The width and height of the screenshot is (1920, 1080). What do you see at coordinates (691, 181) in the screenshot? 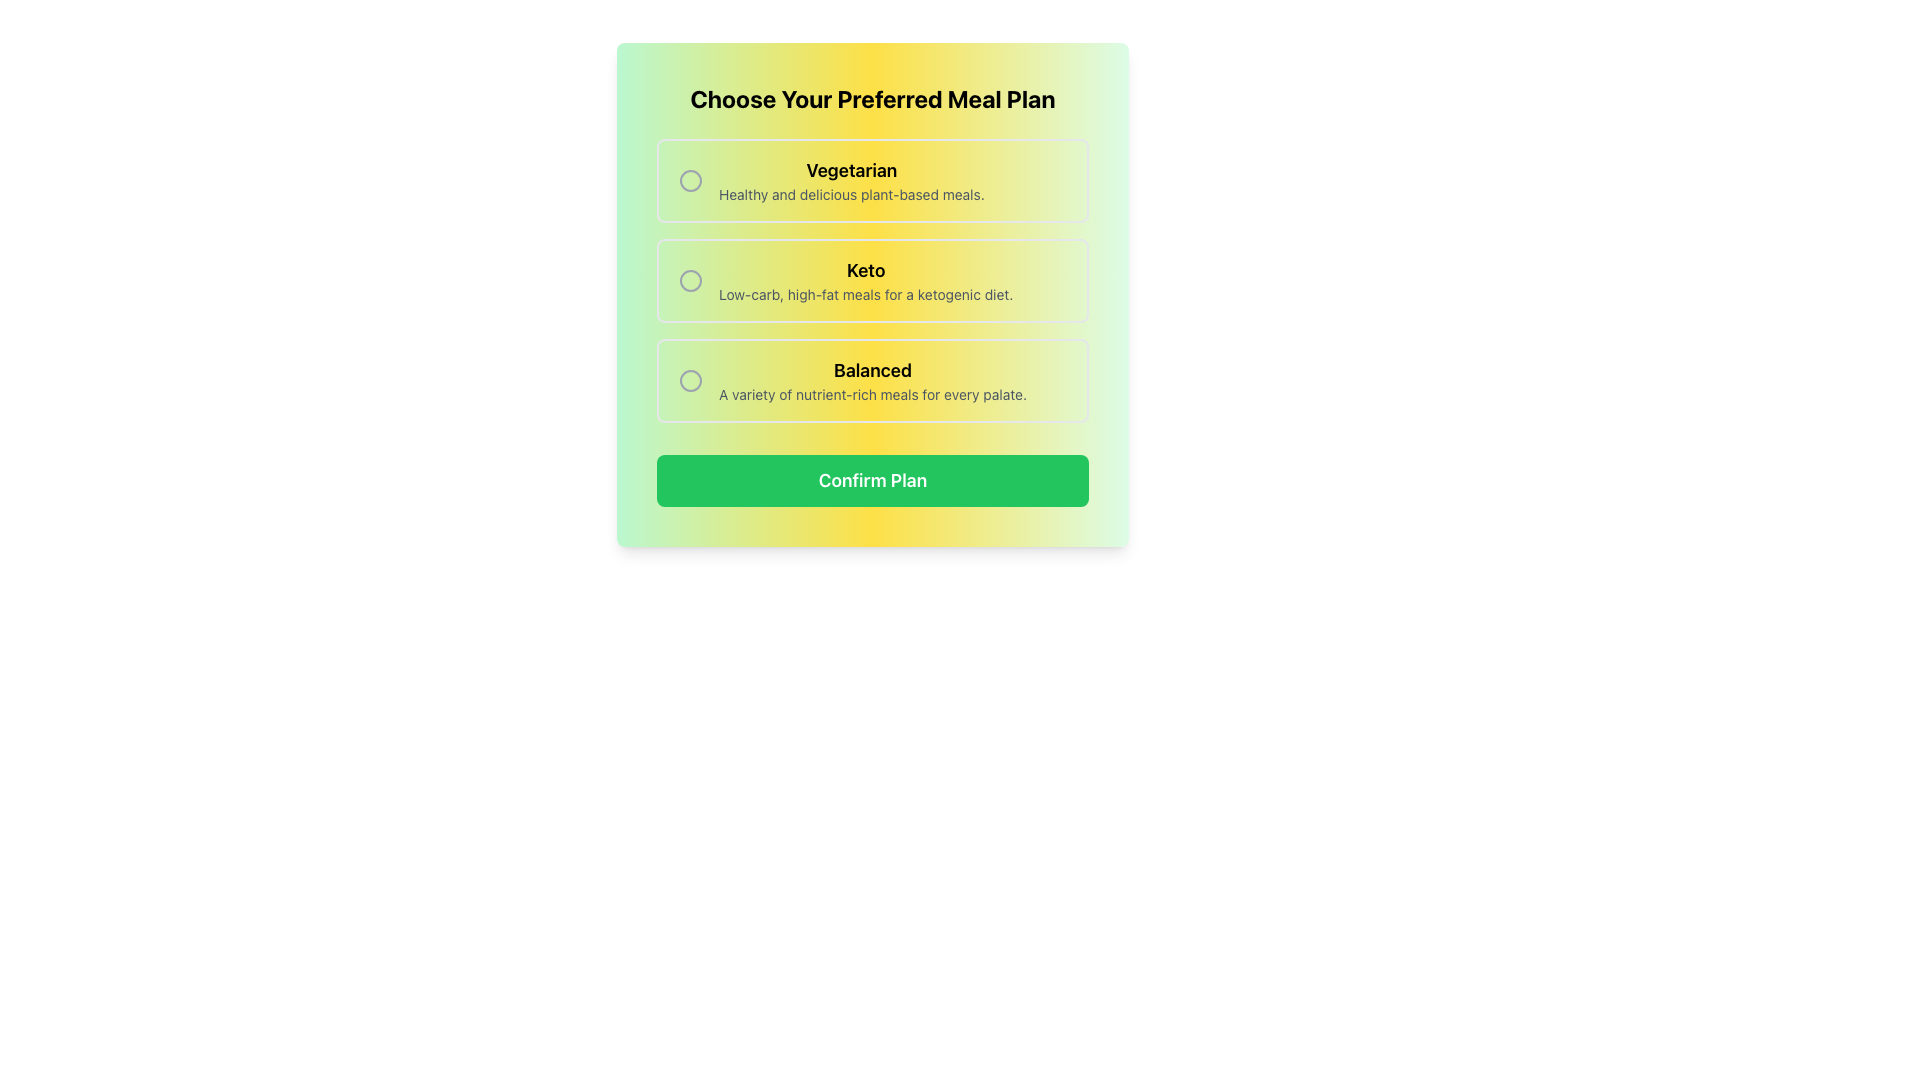
I see `the 'Vegetarian' radio button` at bounding box center [691, 181].